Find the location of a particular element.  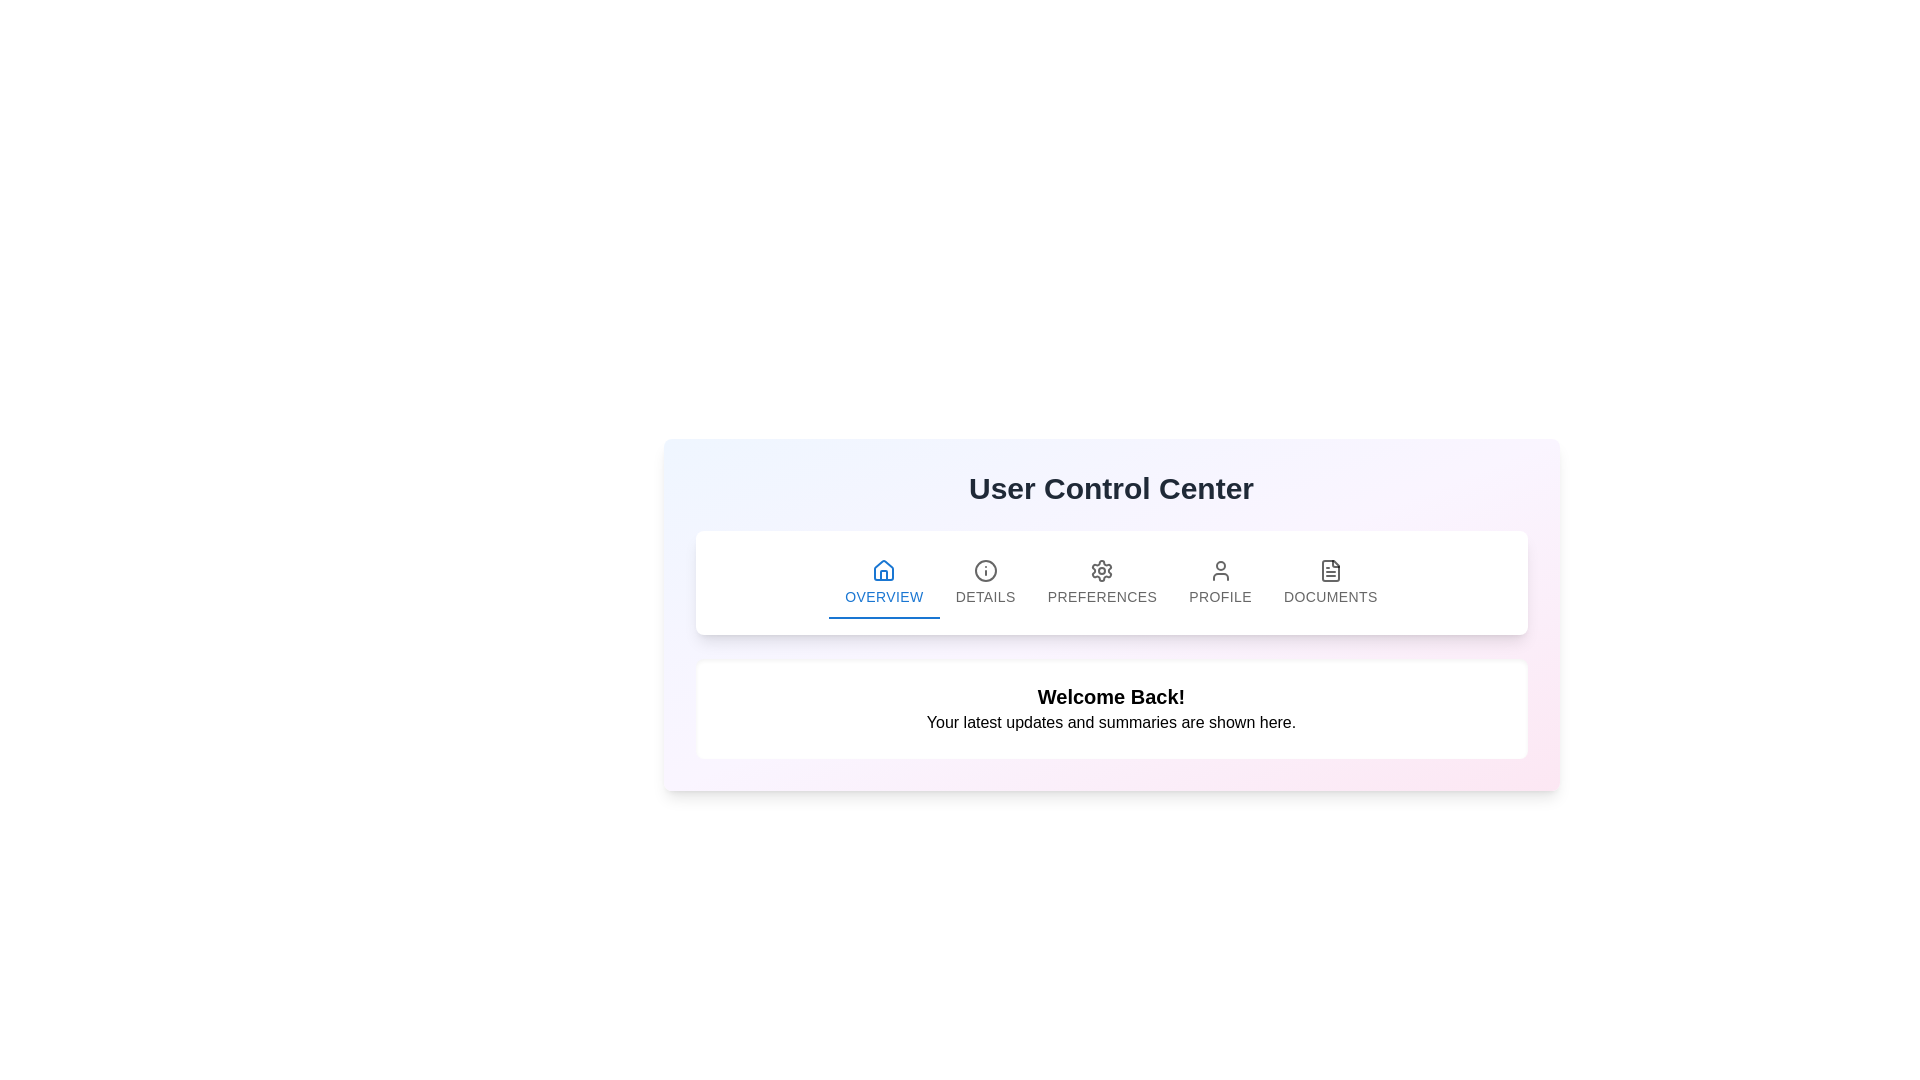

the gear icon within the 'Preferences' tab is located at coordinates (1101, 571).